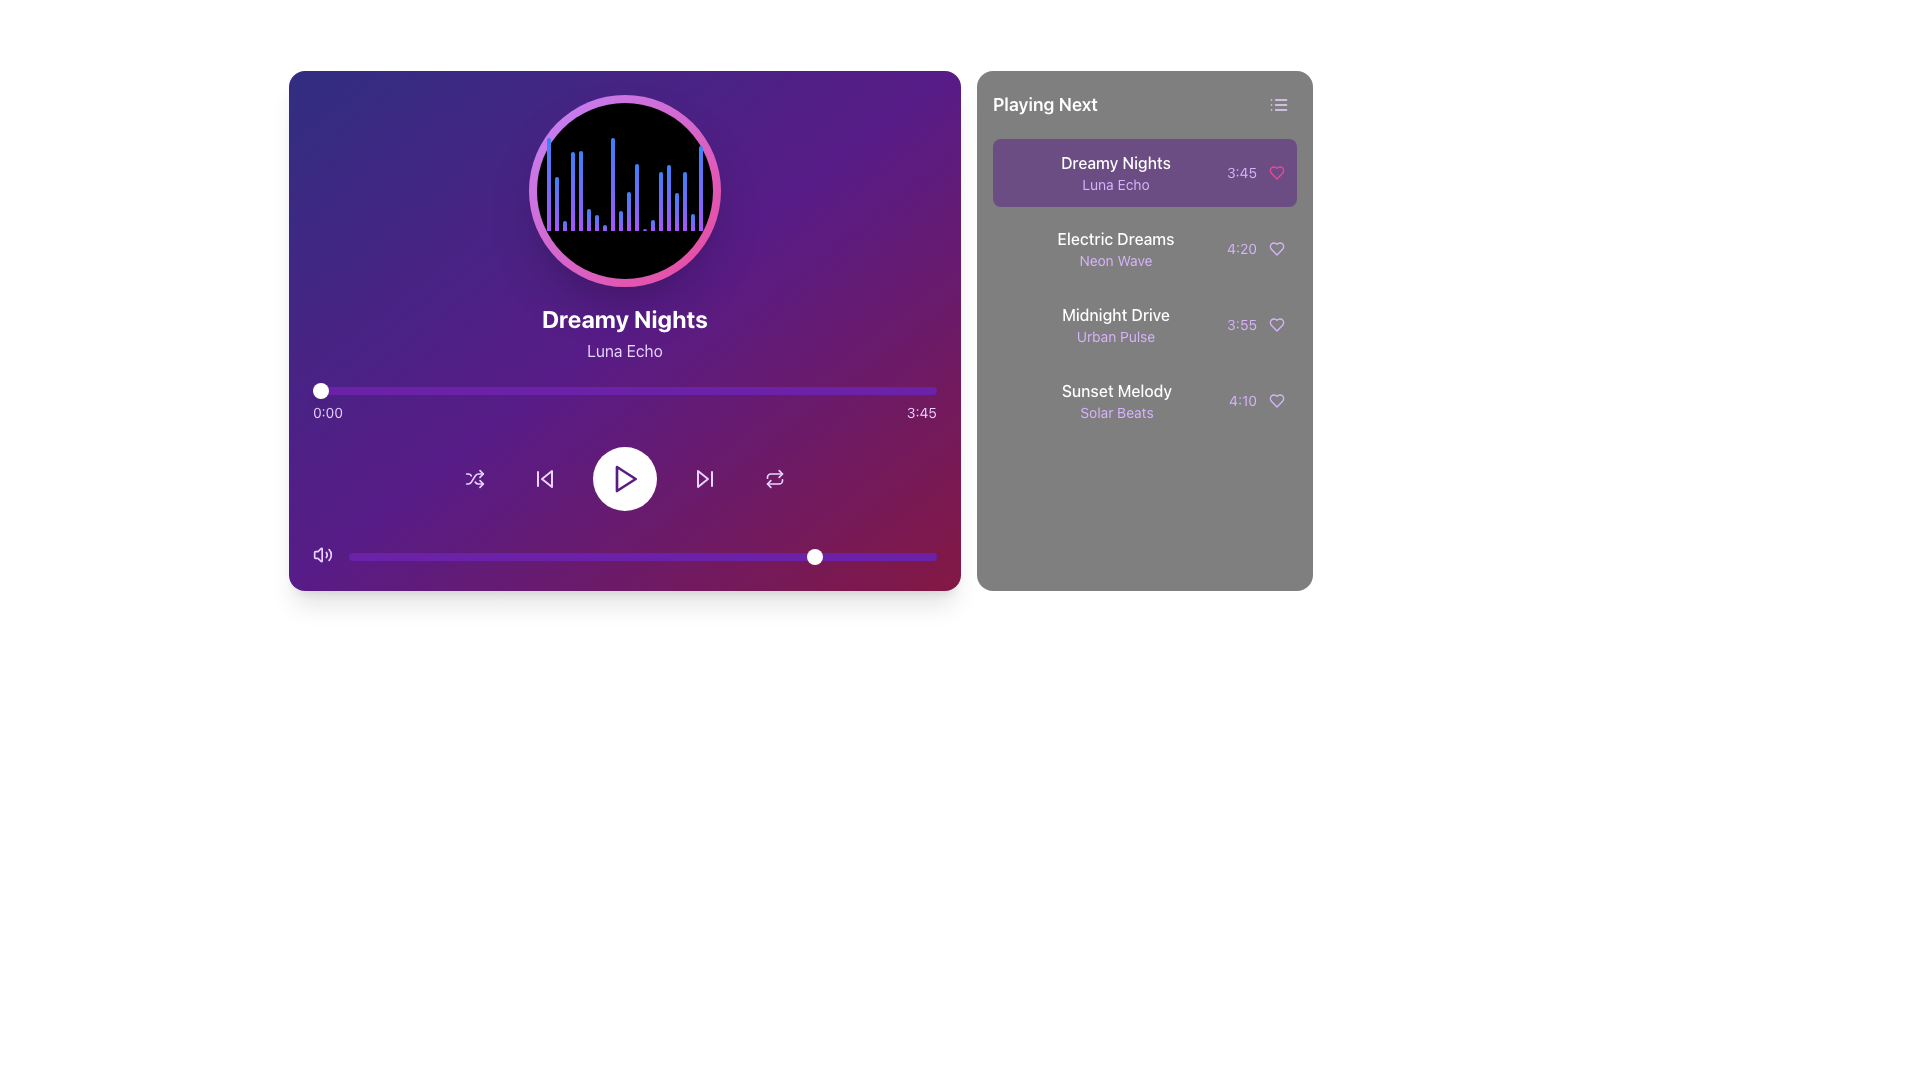 The width and height of the screenshot is (1920, 1080). I want to click on the subtitle text label displaying additional information for the 'Sunset Melody' track located in the 'Playing Next' playlist, so click(1116, 411).